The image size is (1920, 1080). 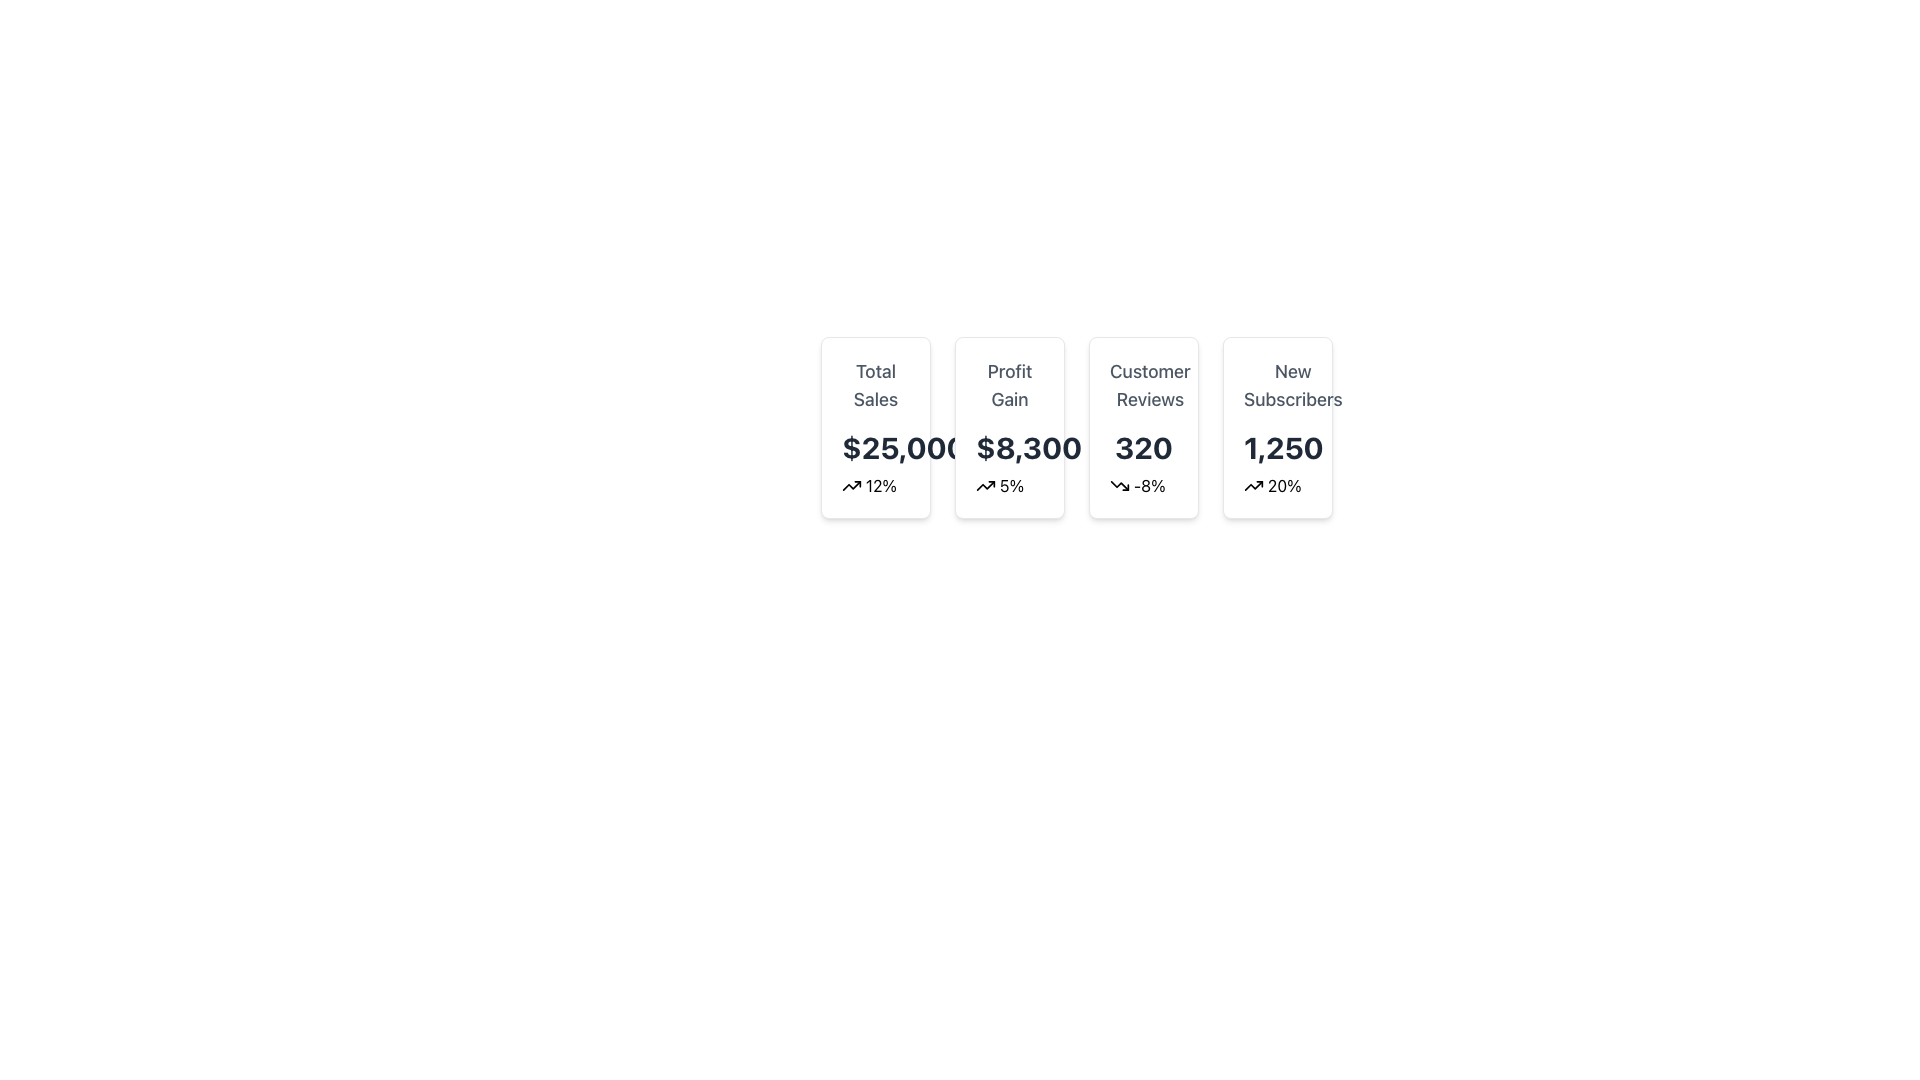 What do you see at coordinates (875, 446) in the screenshot?
I see `the total sales number displayed in the 'Total Sales' card` at bounding box center [875, 446].